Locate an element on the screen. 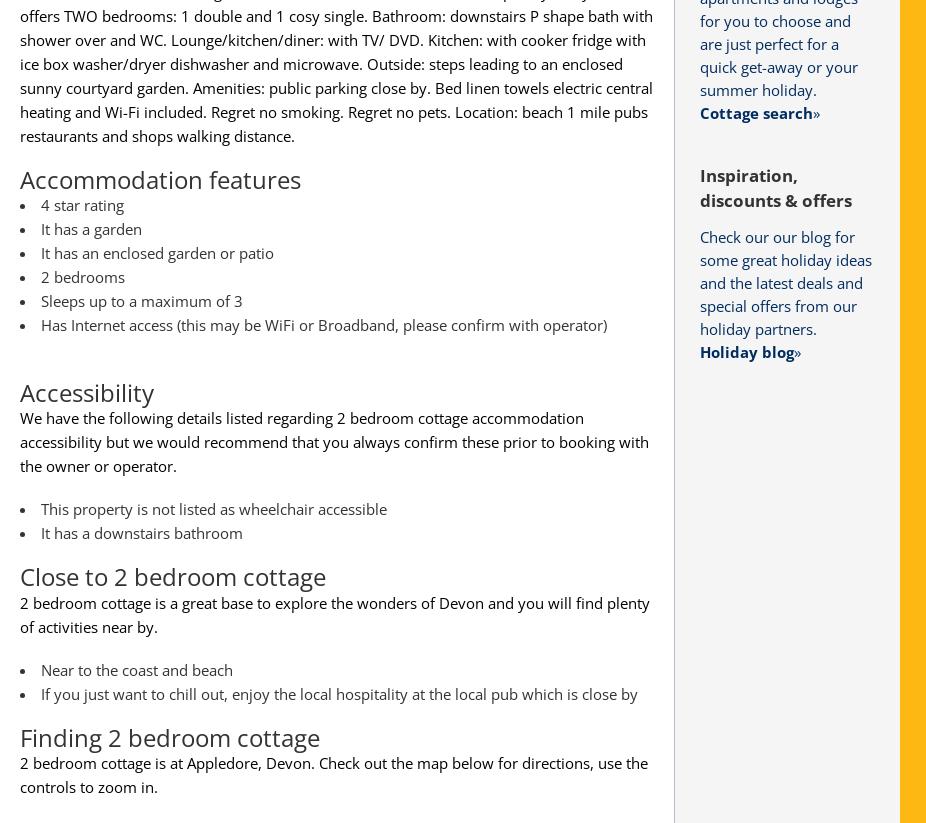 The image size is (926, 823). 'Cottage search' is located at coordinates (756, 111).